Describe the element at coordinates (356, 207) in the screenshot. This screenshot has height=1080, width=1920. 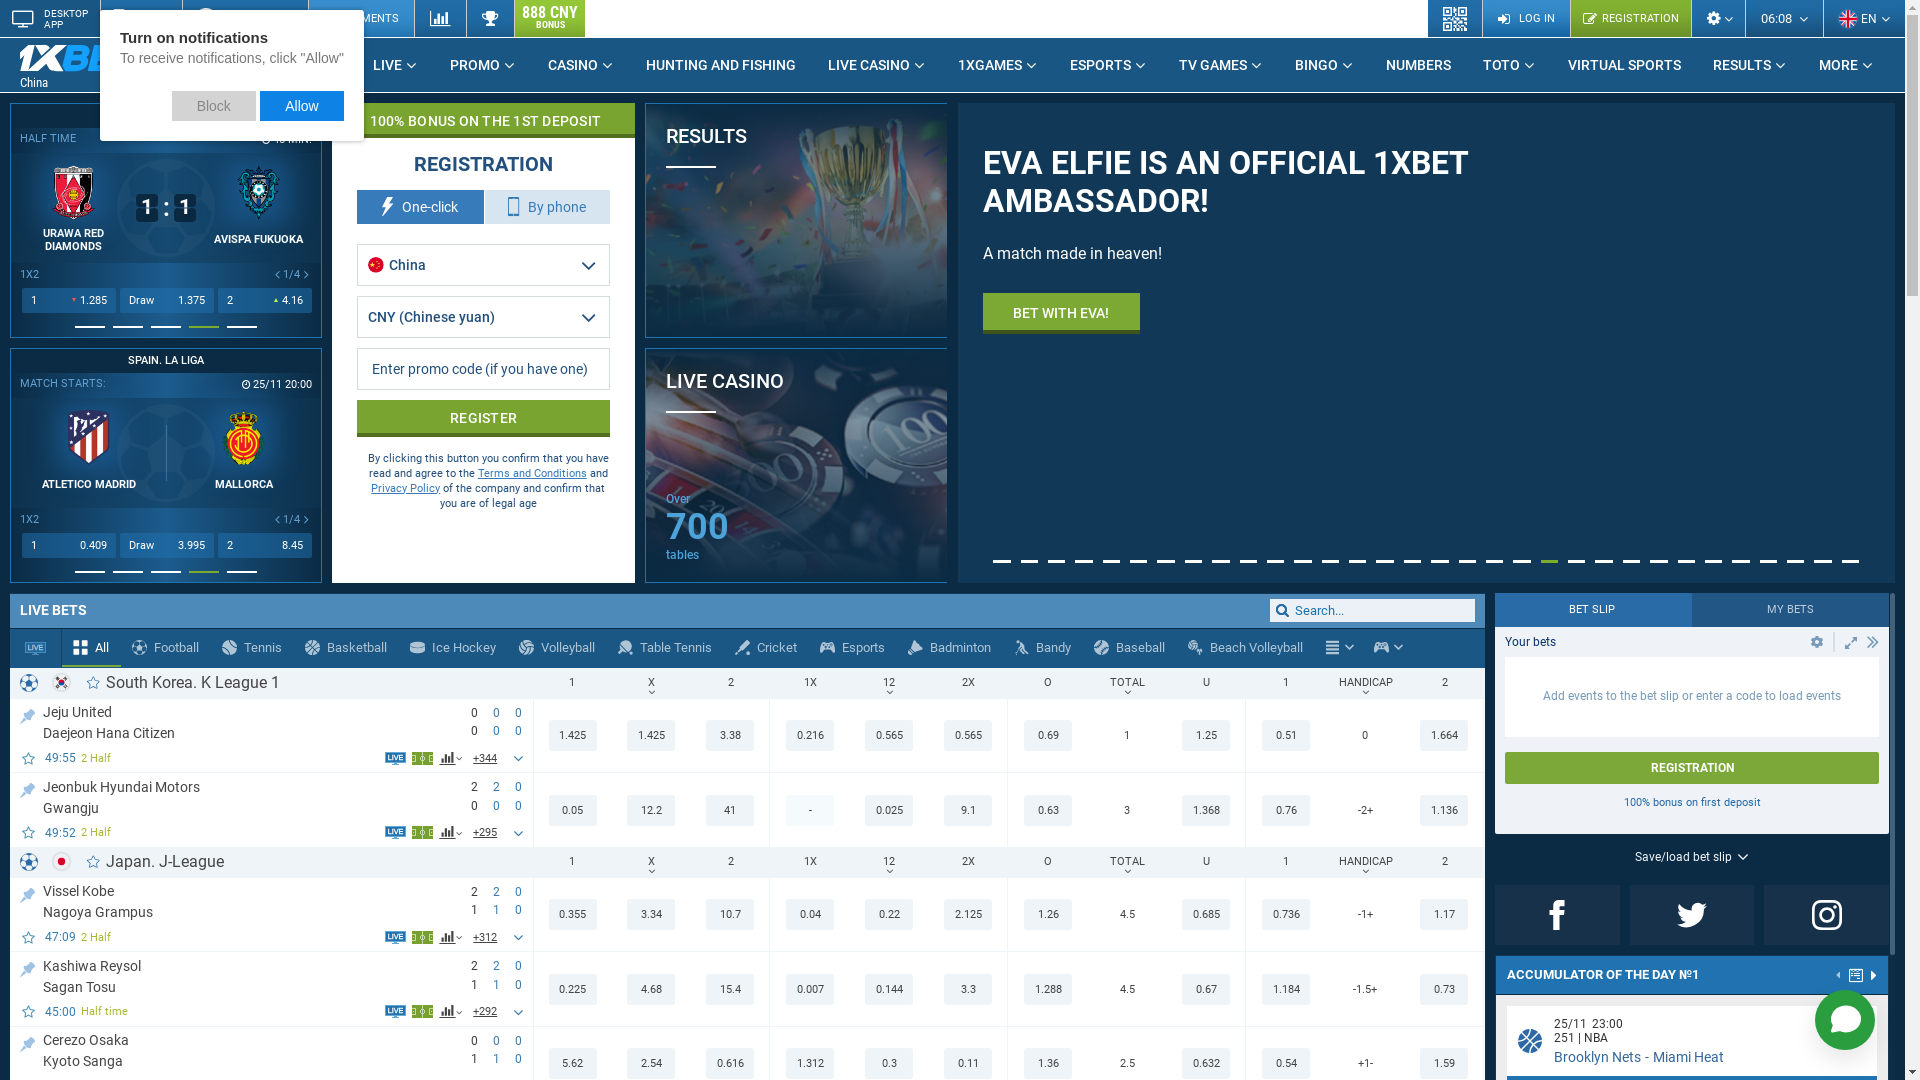
I see `'One-click'` at that location.